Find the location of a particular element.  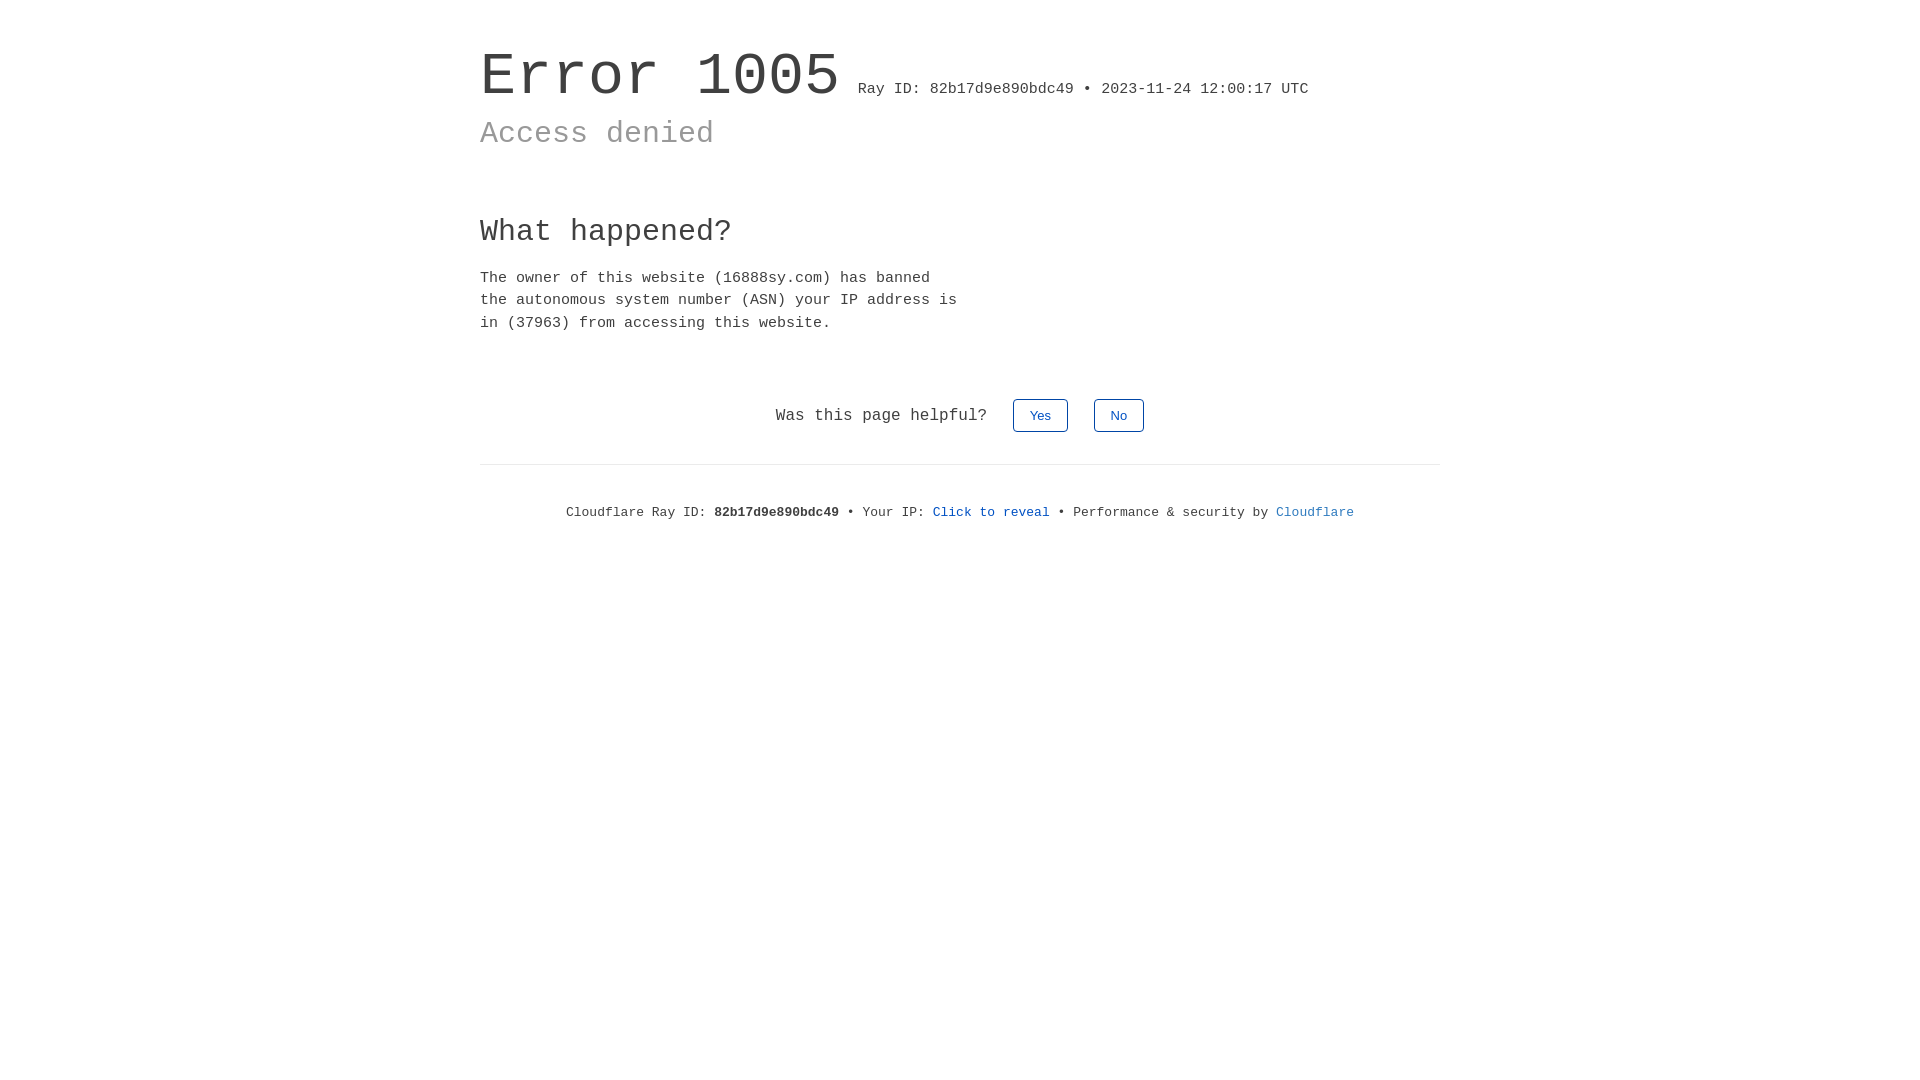

'Click to reveal' is located at coordinates (931, 511).